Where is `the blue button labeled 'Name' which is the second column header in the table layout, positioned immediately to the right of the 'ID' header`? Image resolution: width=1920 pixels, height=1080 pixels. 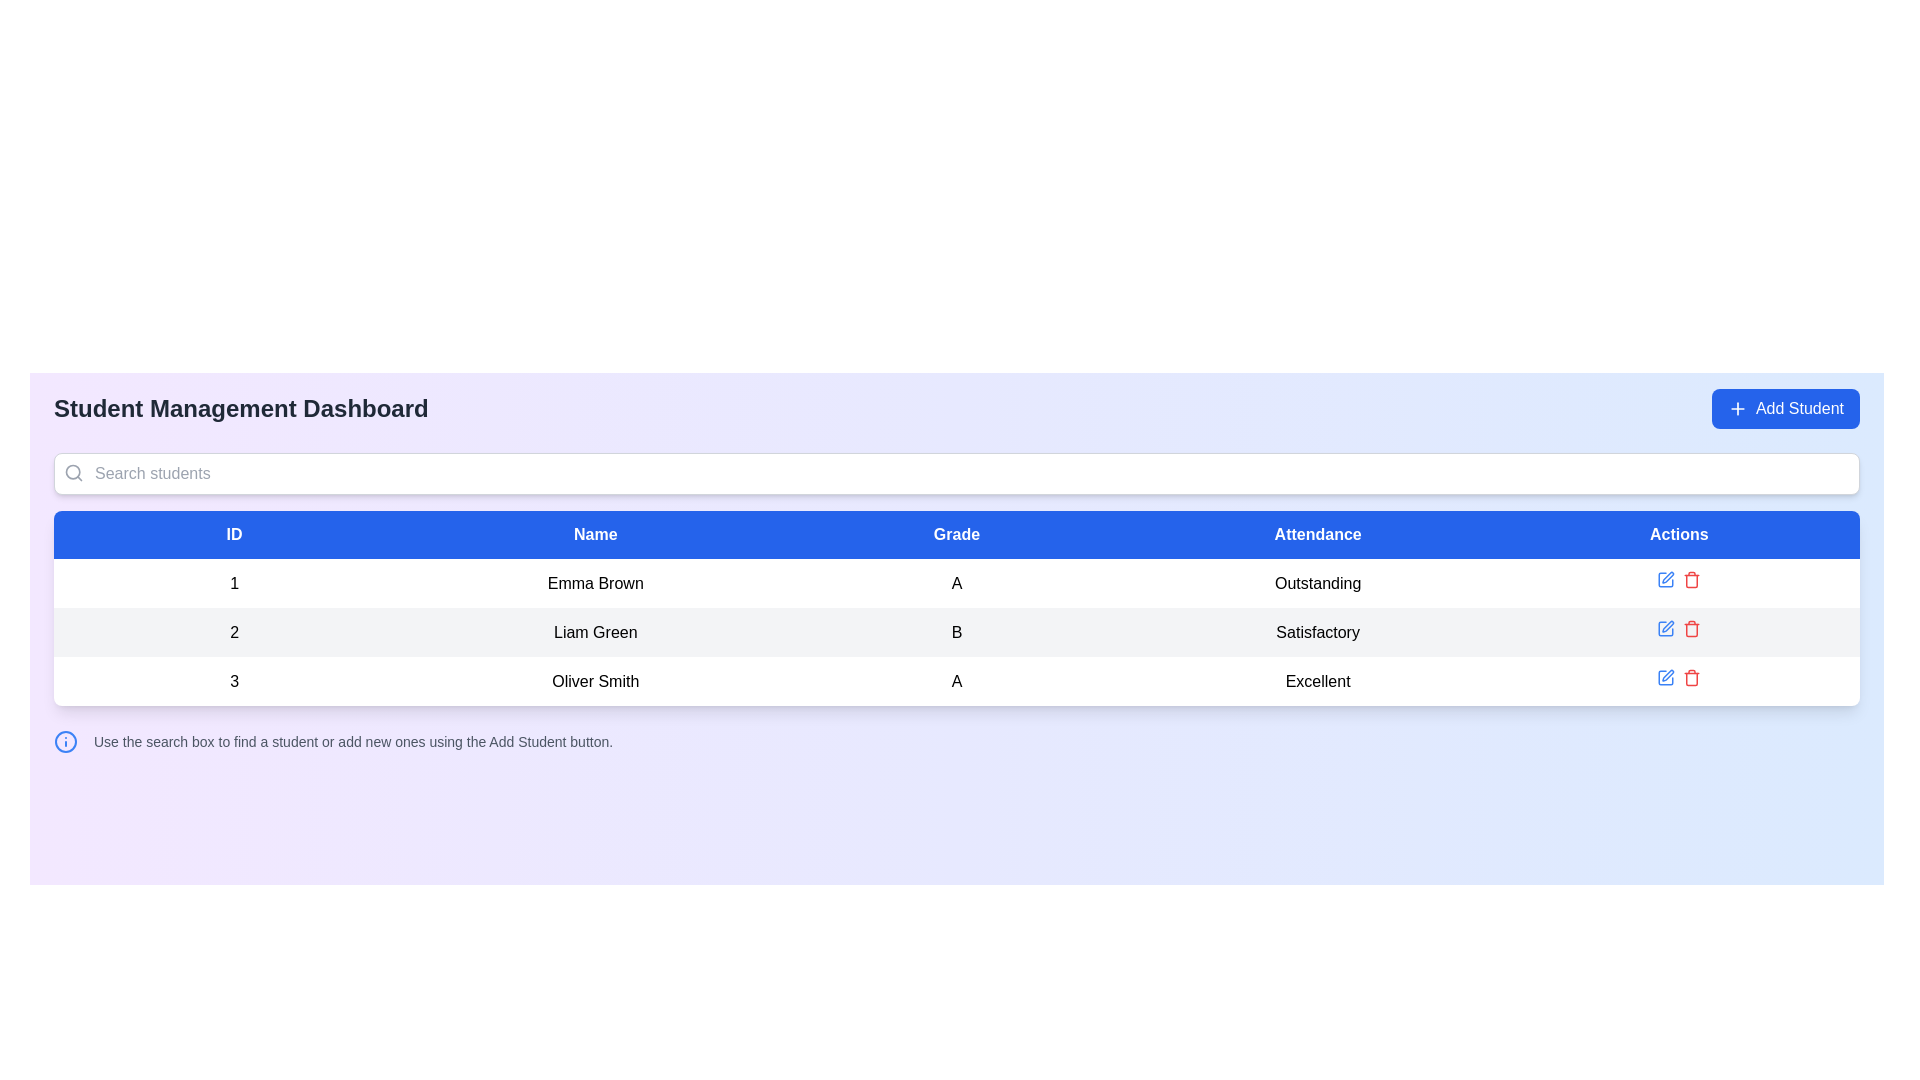
the blue button labeled 'Name' which is the second column header in the table layout, positioned immediately to the right of the 'ID' header is located at coordinates (594, 534).